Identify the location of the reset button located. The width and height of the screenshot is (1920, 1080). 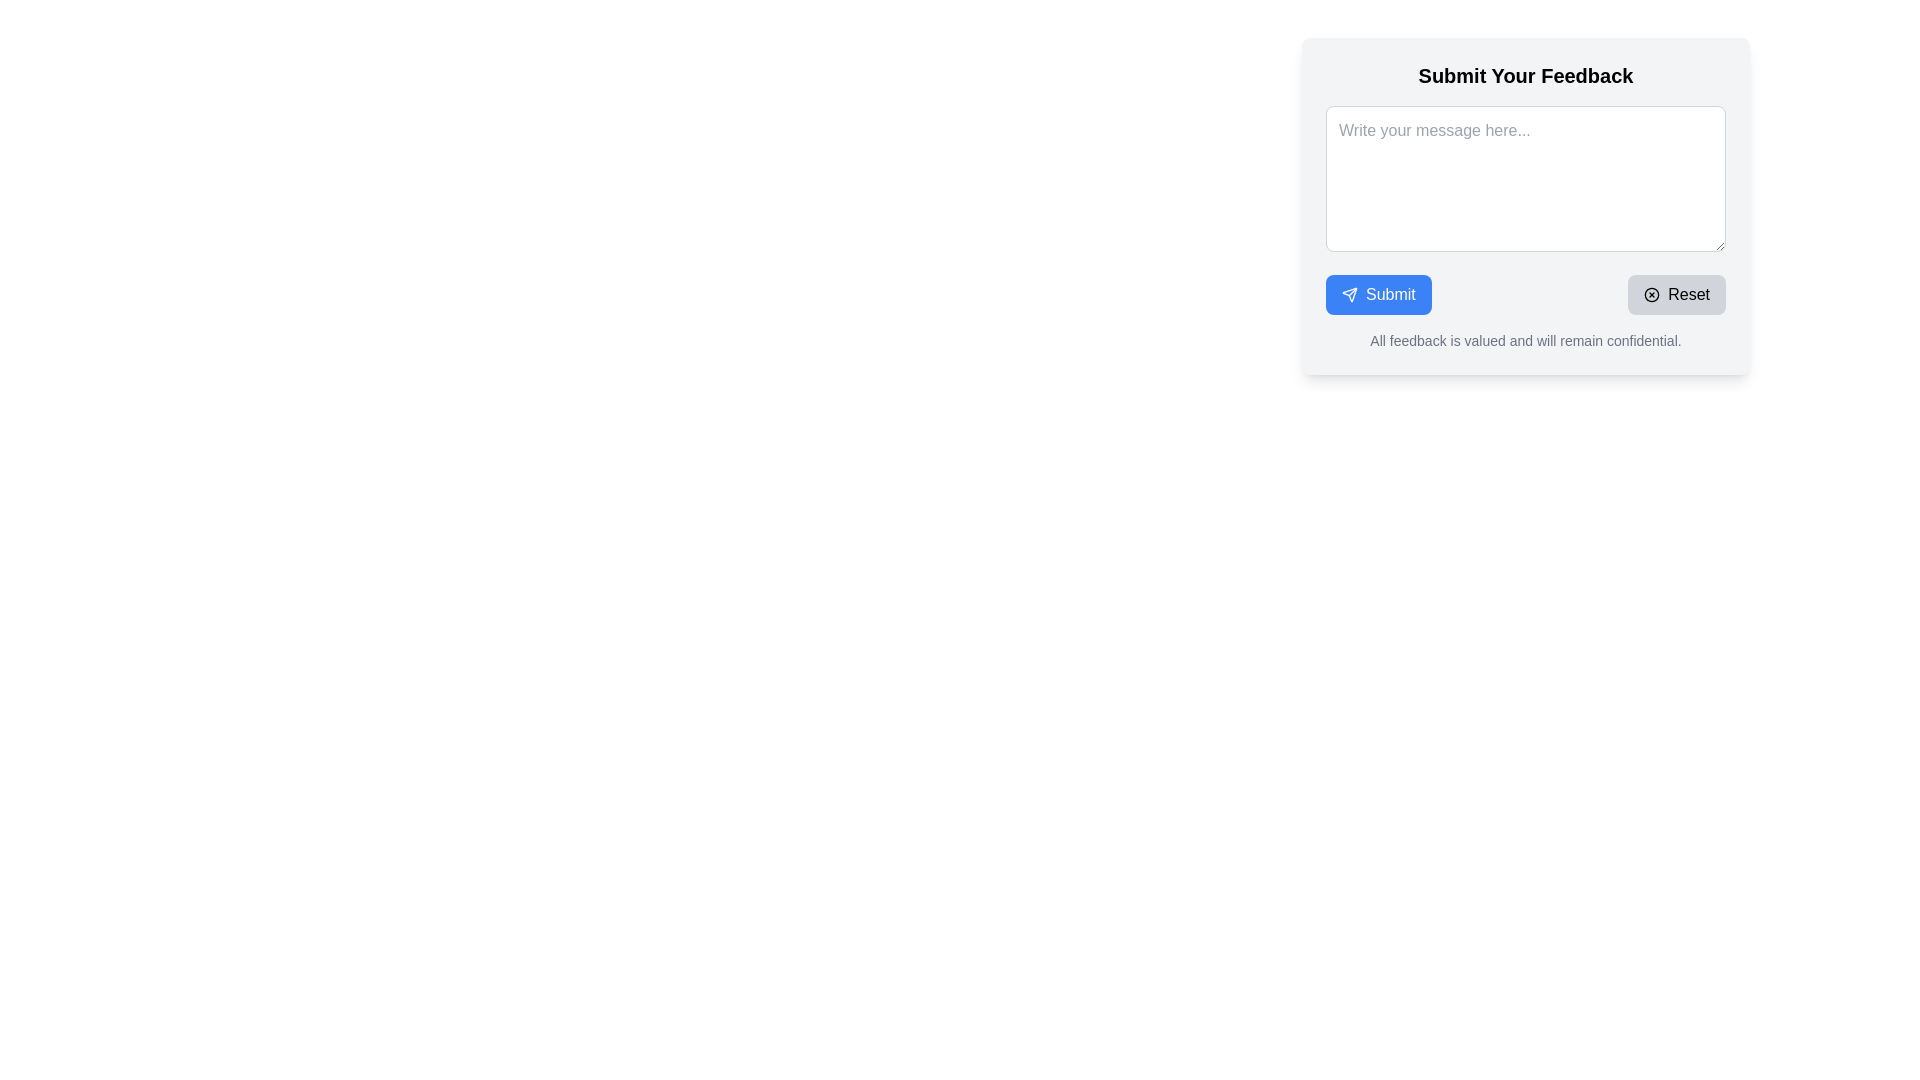
(1677, 294).